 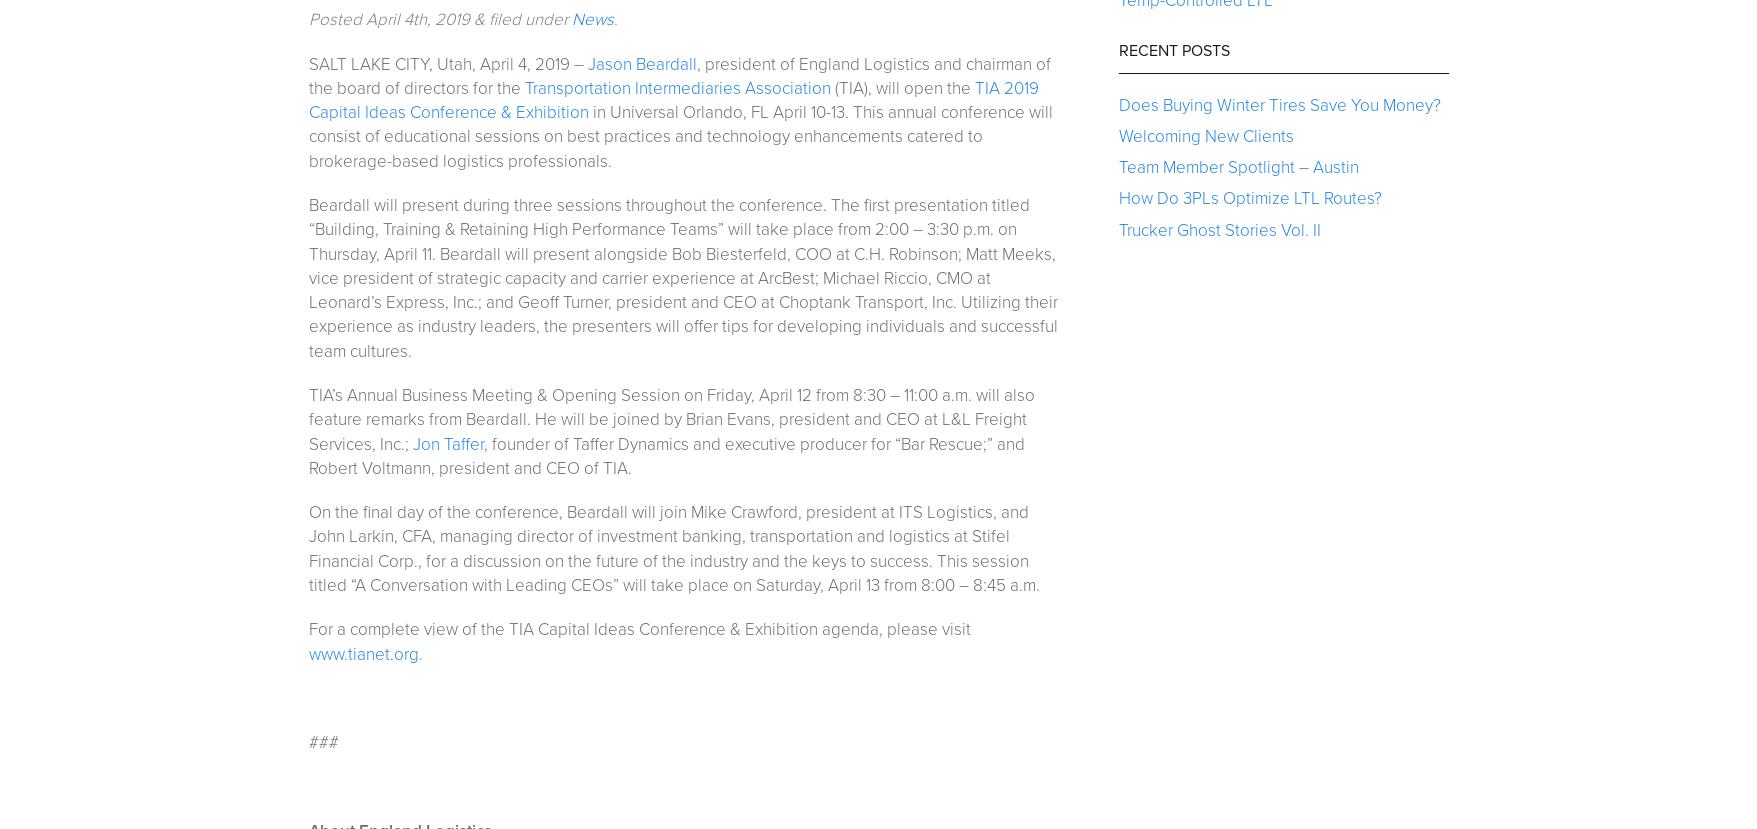 What do you see at coordinates (678, 135) in the screenshot?
I see `'in Universal Orlando, FL April 10-13. This annual conference will consist of educational sessions on best practices and technology enhancements catered to brokerage-based logistics professionals.'` at bounding box center [678, 135].